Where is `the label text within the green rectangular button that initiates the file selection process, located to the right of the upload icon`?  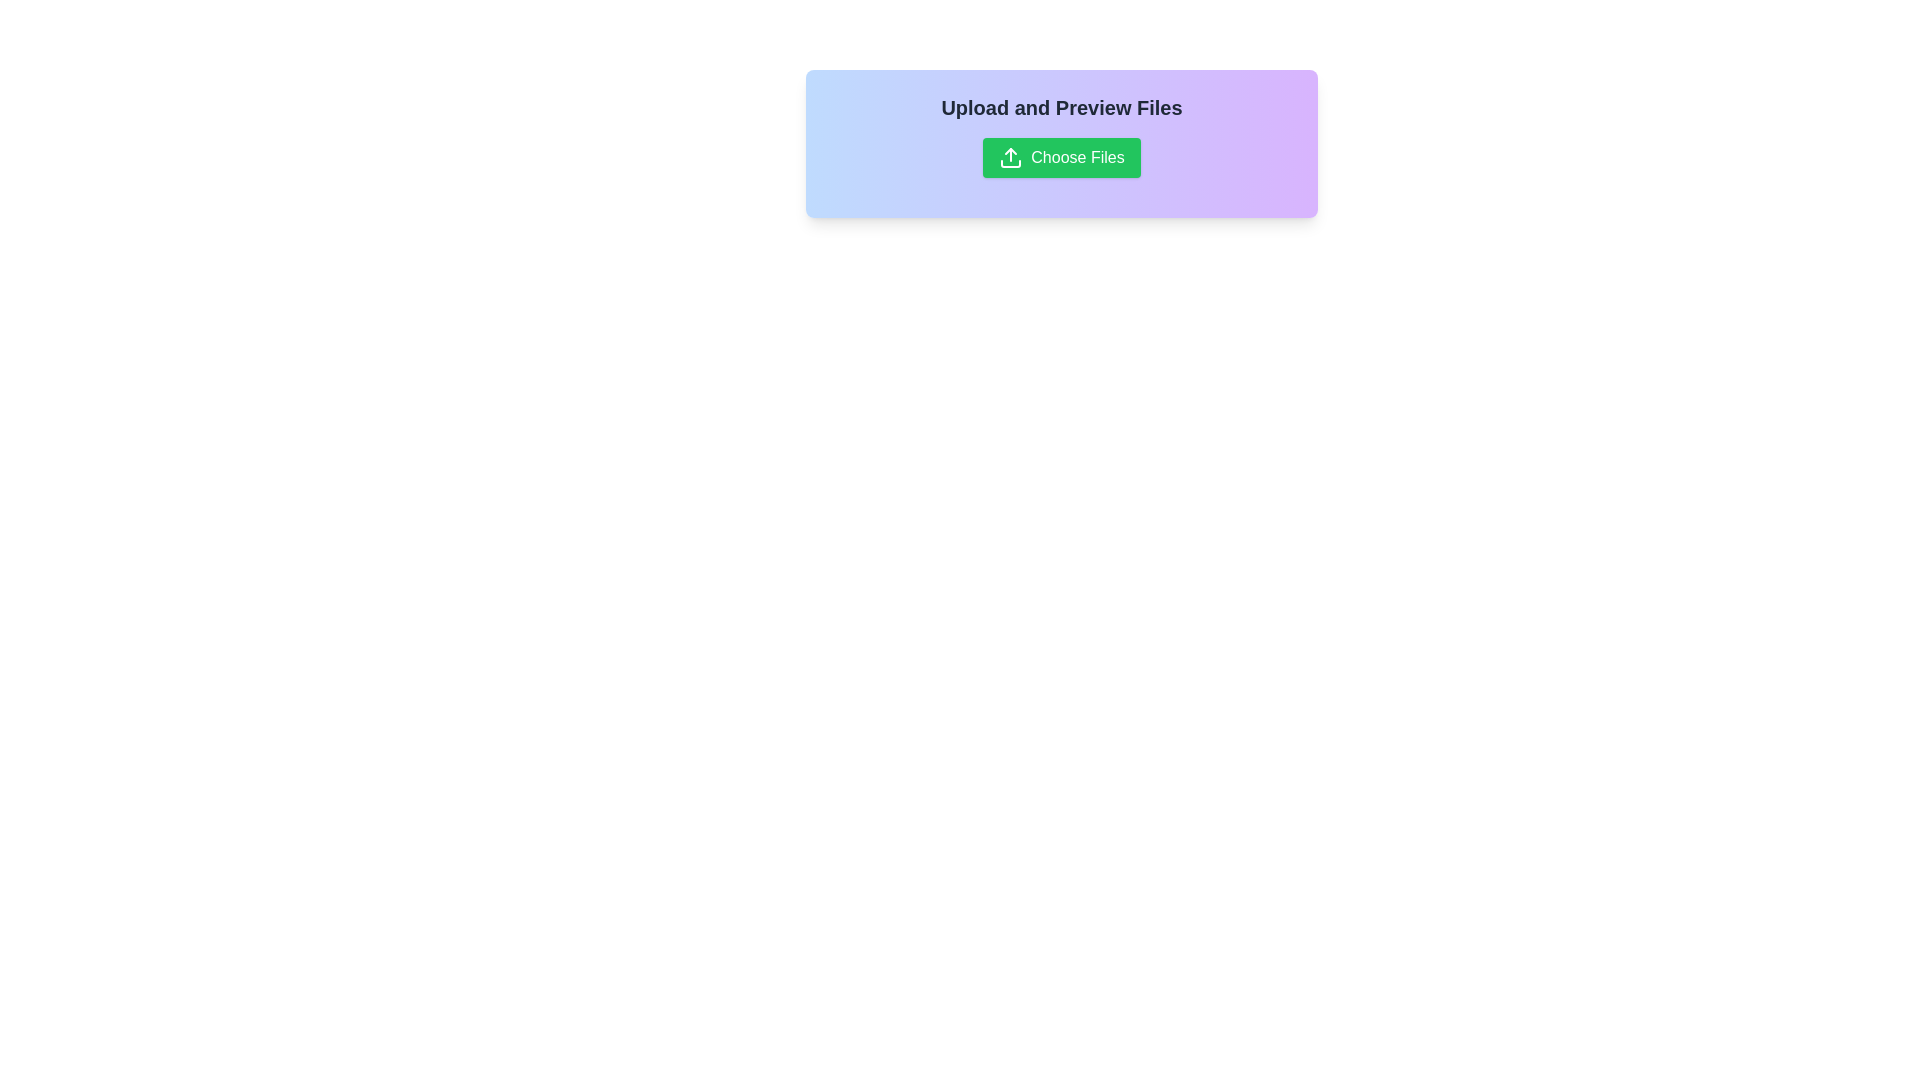
the label text within the green rectangular button that initiates the file selection process, located to the right of the upload icon is located at coordinates (1077, 157).